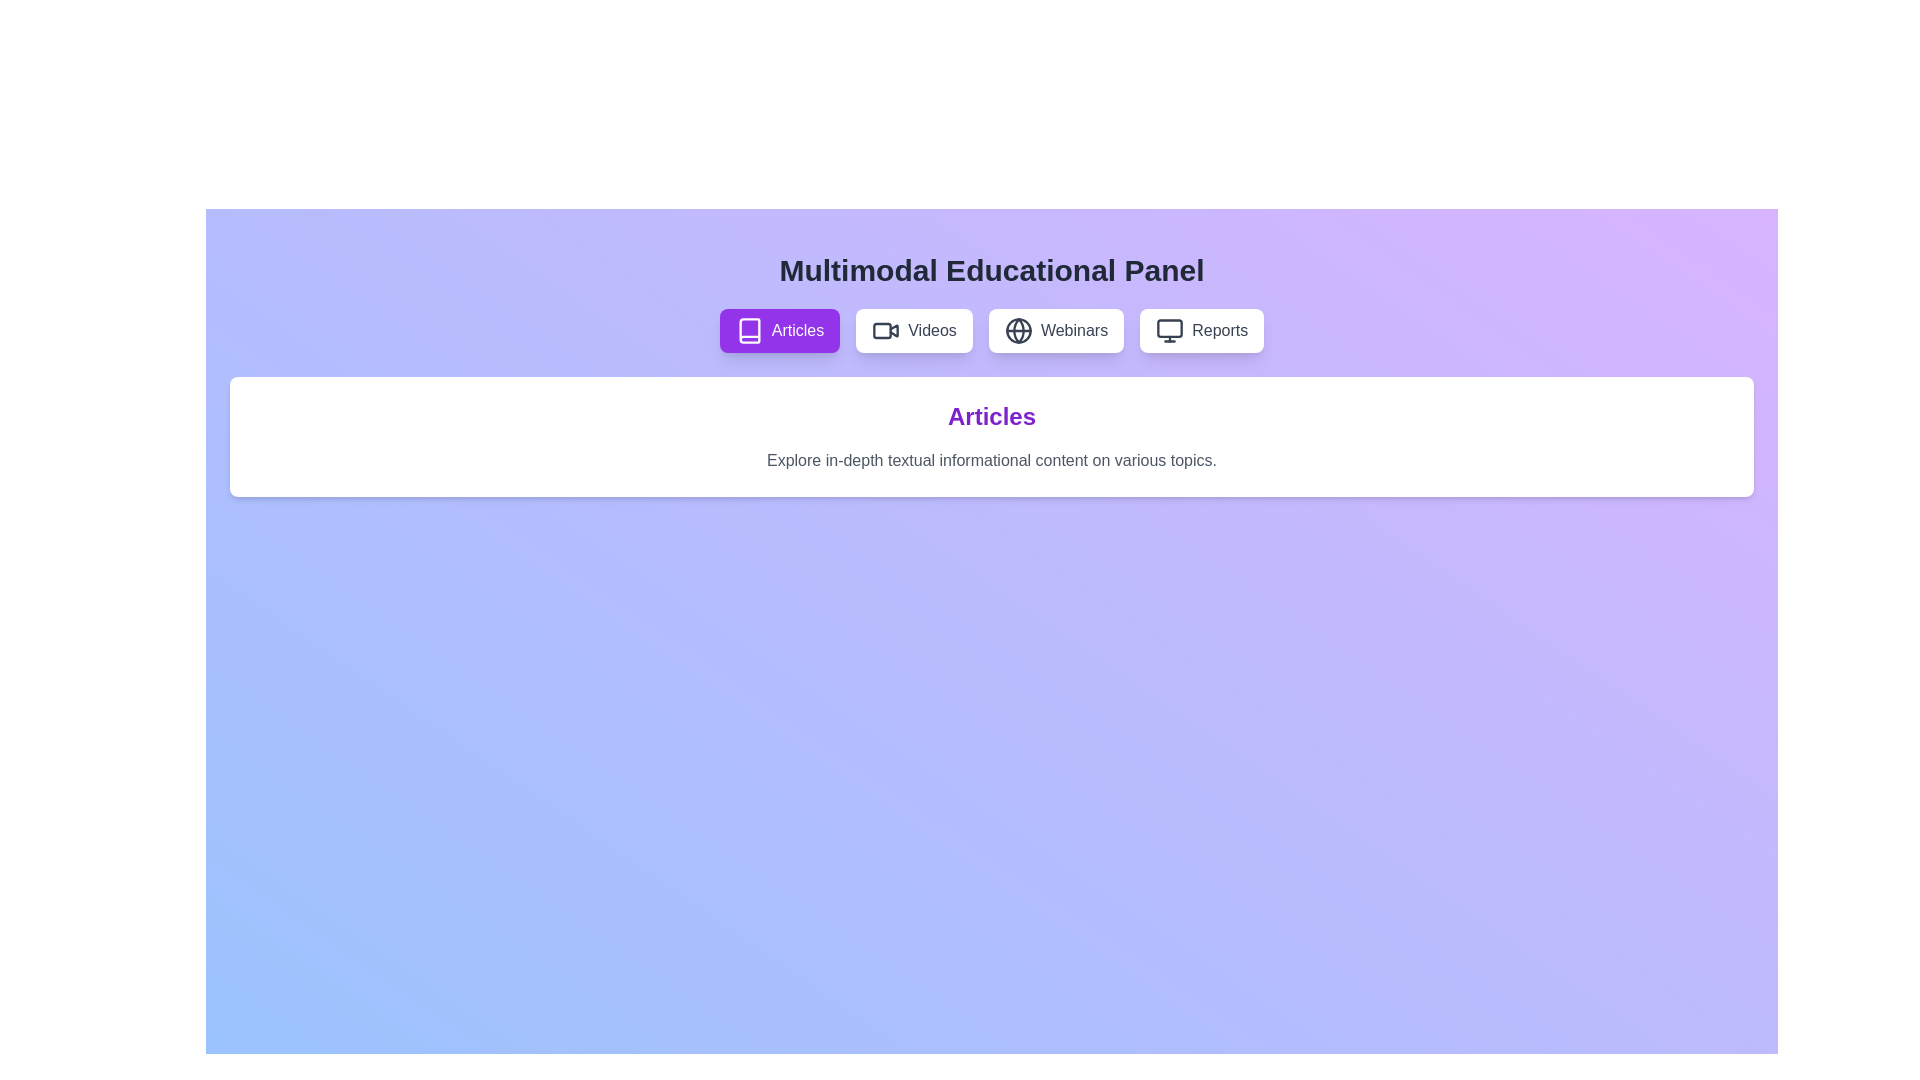 The image size is (1920, 1080). Describe the element at coordinates (885, 330) in the screenshot. I see `the 'Videos' icon` at that location.